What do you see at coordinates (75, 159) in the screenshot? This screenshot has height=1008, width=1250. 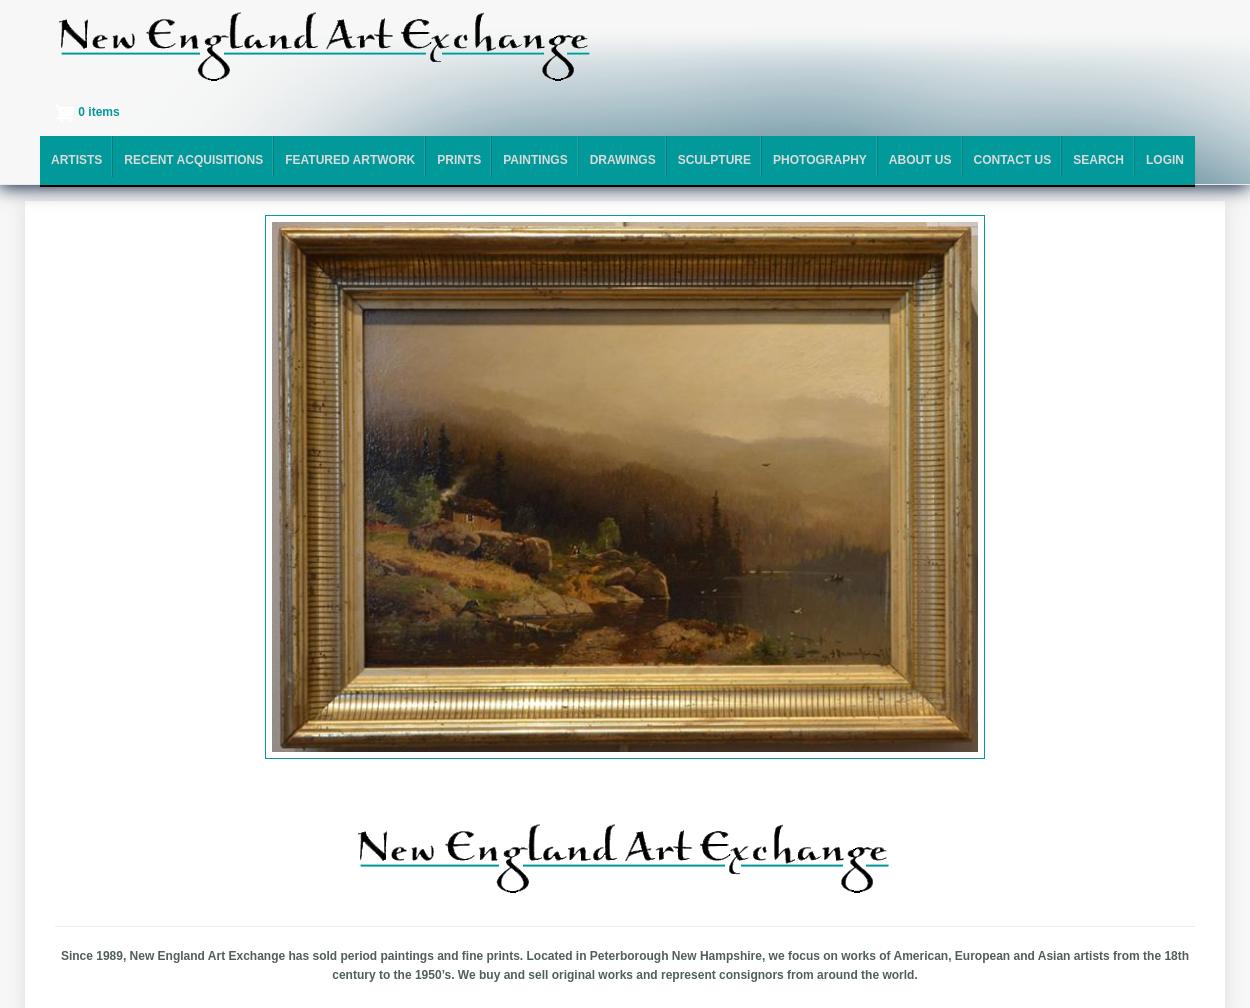 I see `'Artists'` at bounding box center [75, 159].